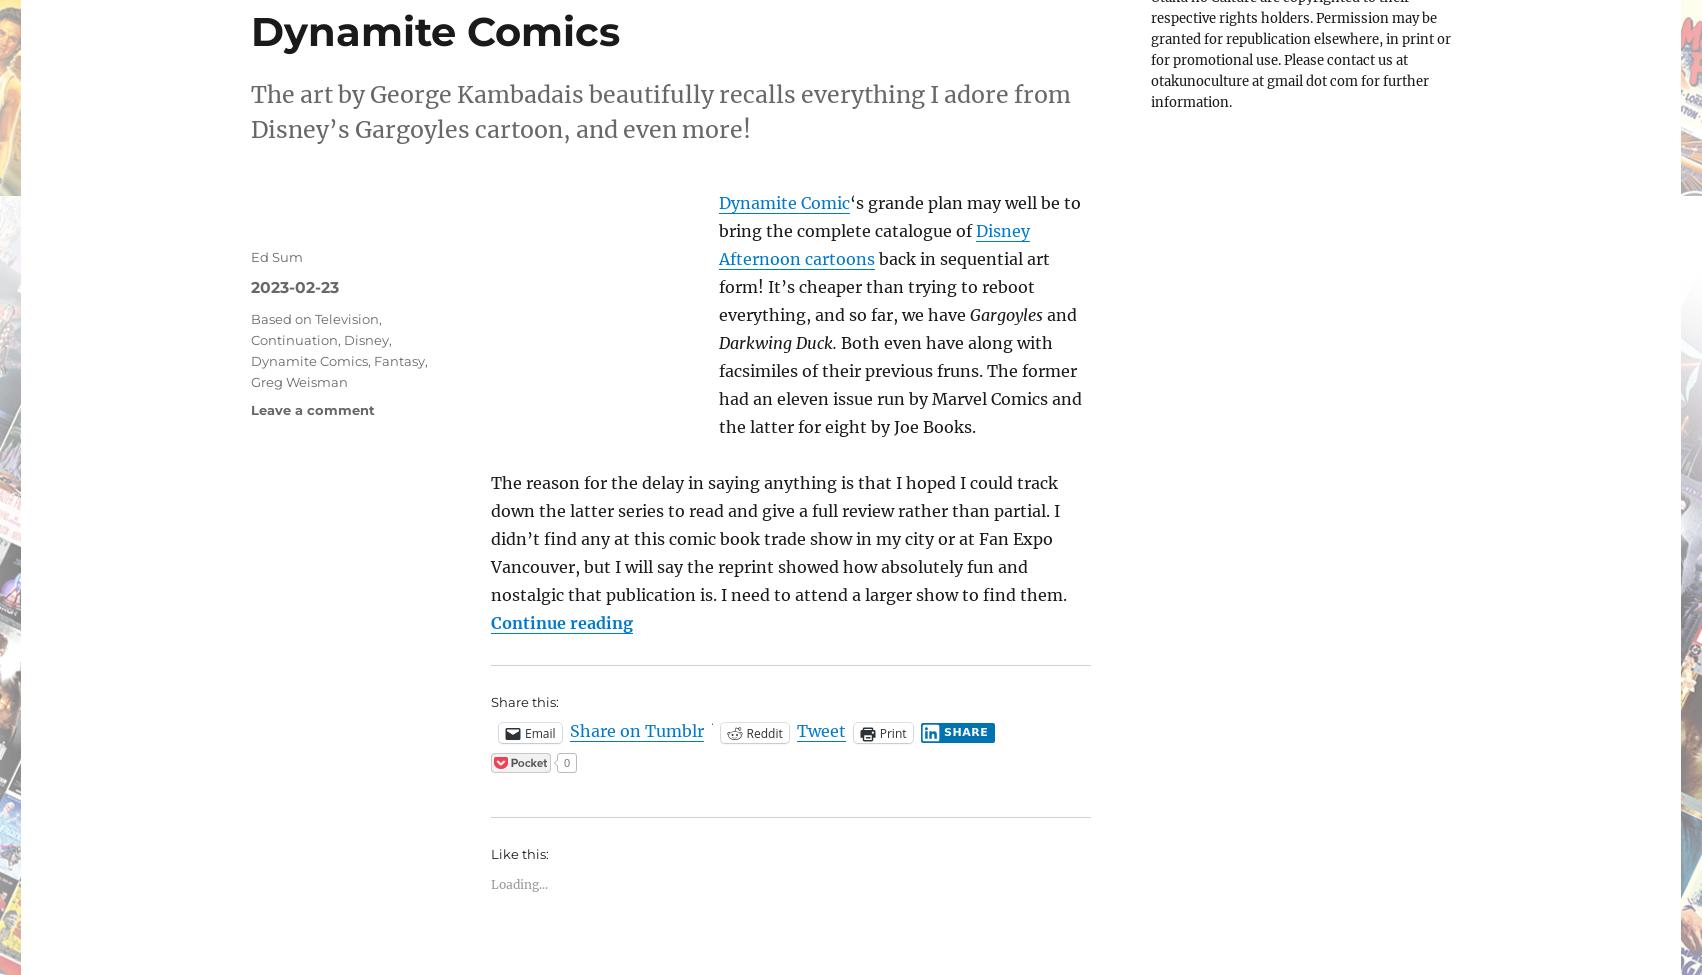 The height and width of the screenshot is (975, 1702). What do you see at coordinates (518, 854) in the screenshot?
I see `'Like this:'` at bounding box center [518, 854].